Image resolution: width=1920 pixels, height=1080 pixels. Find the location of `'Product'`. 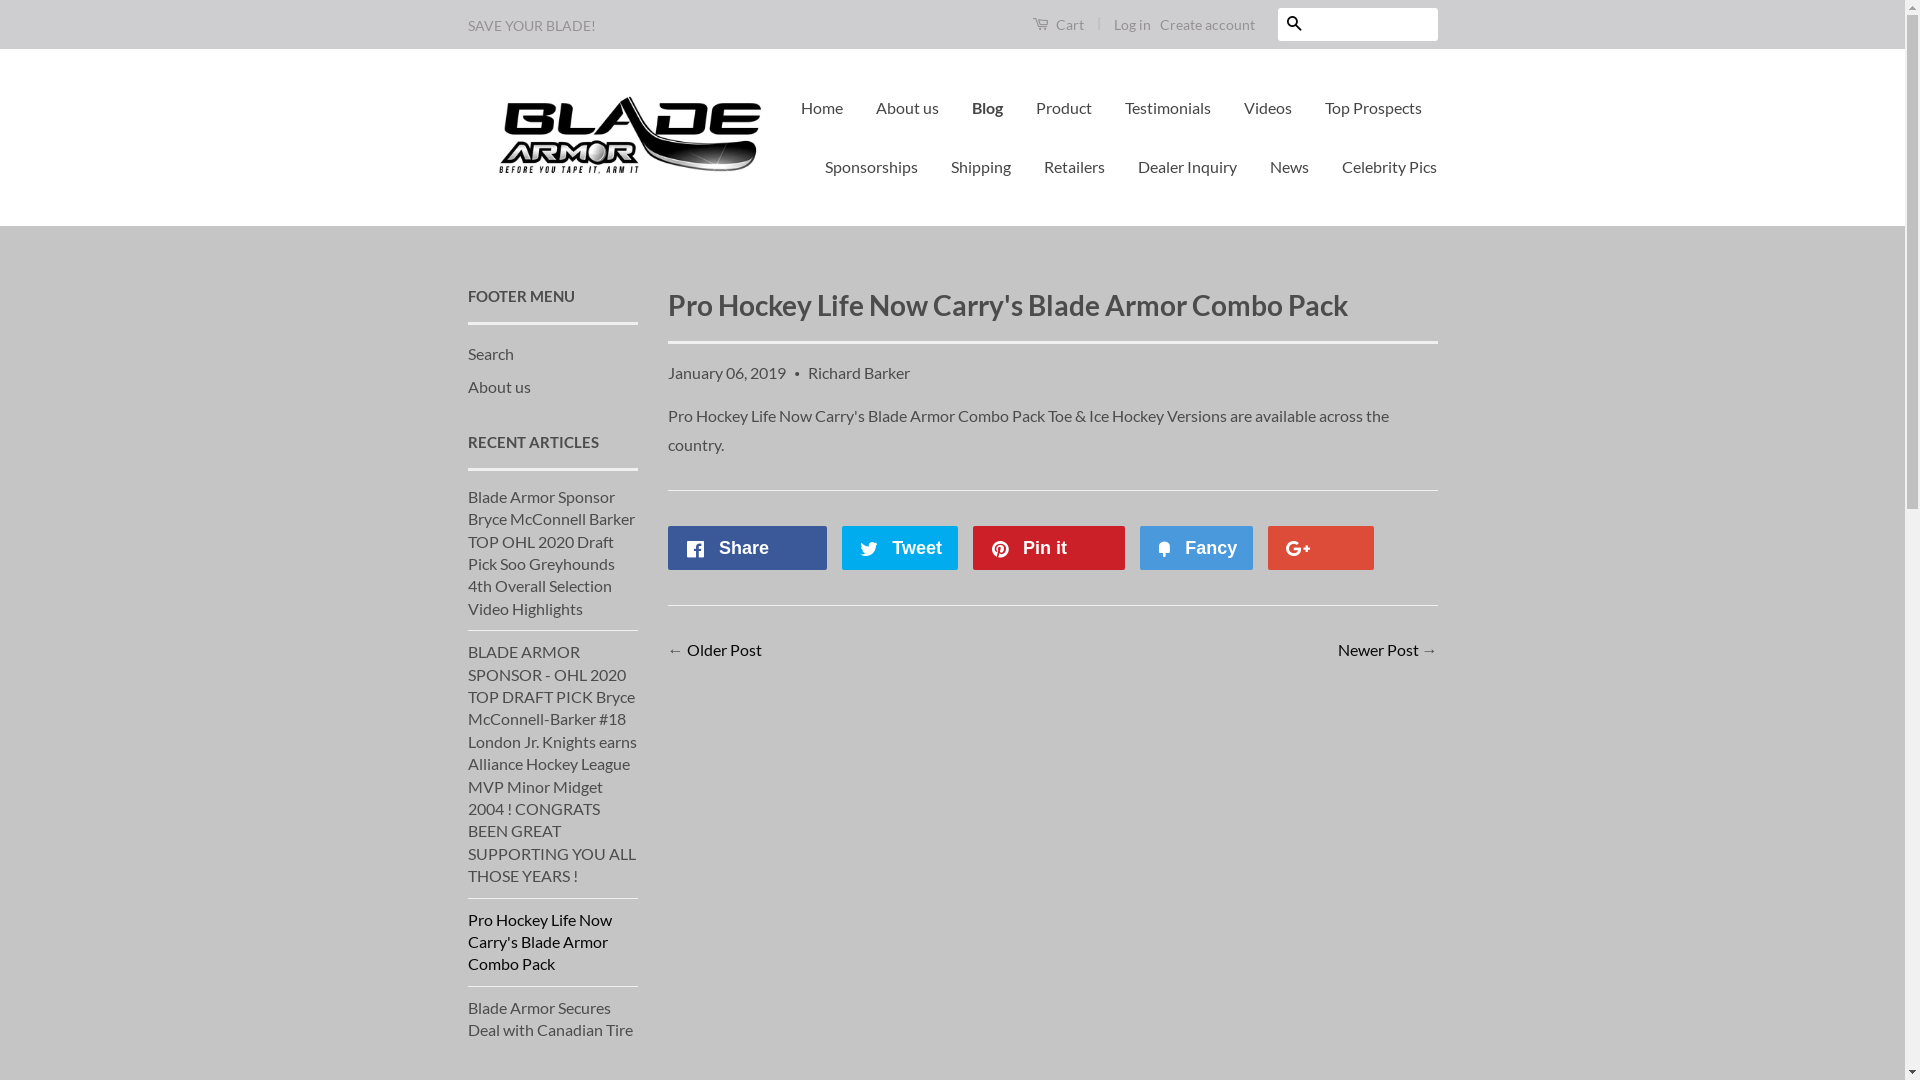

'Product' is located at coordinates (1063, 108).